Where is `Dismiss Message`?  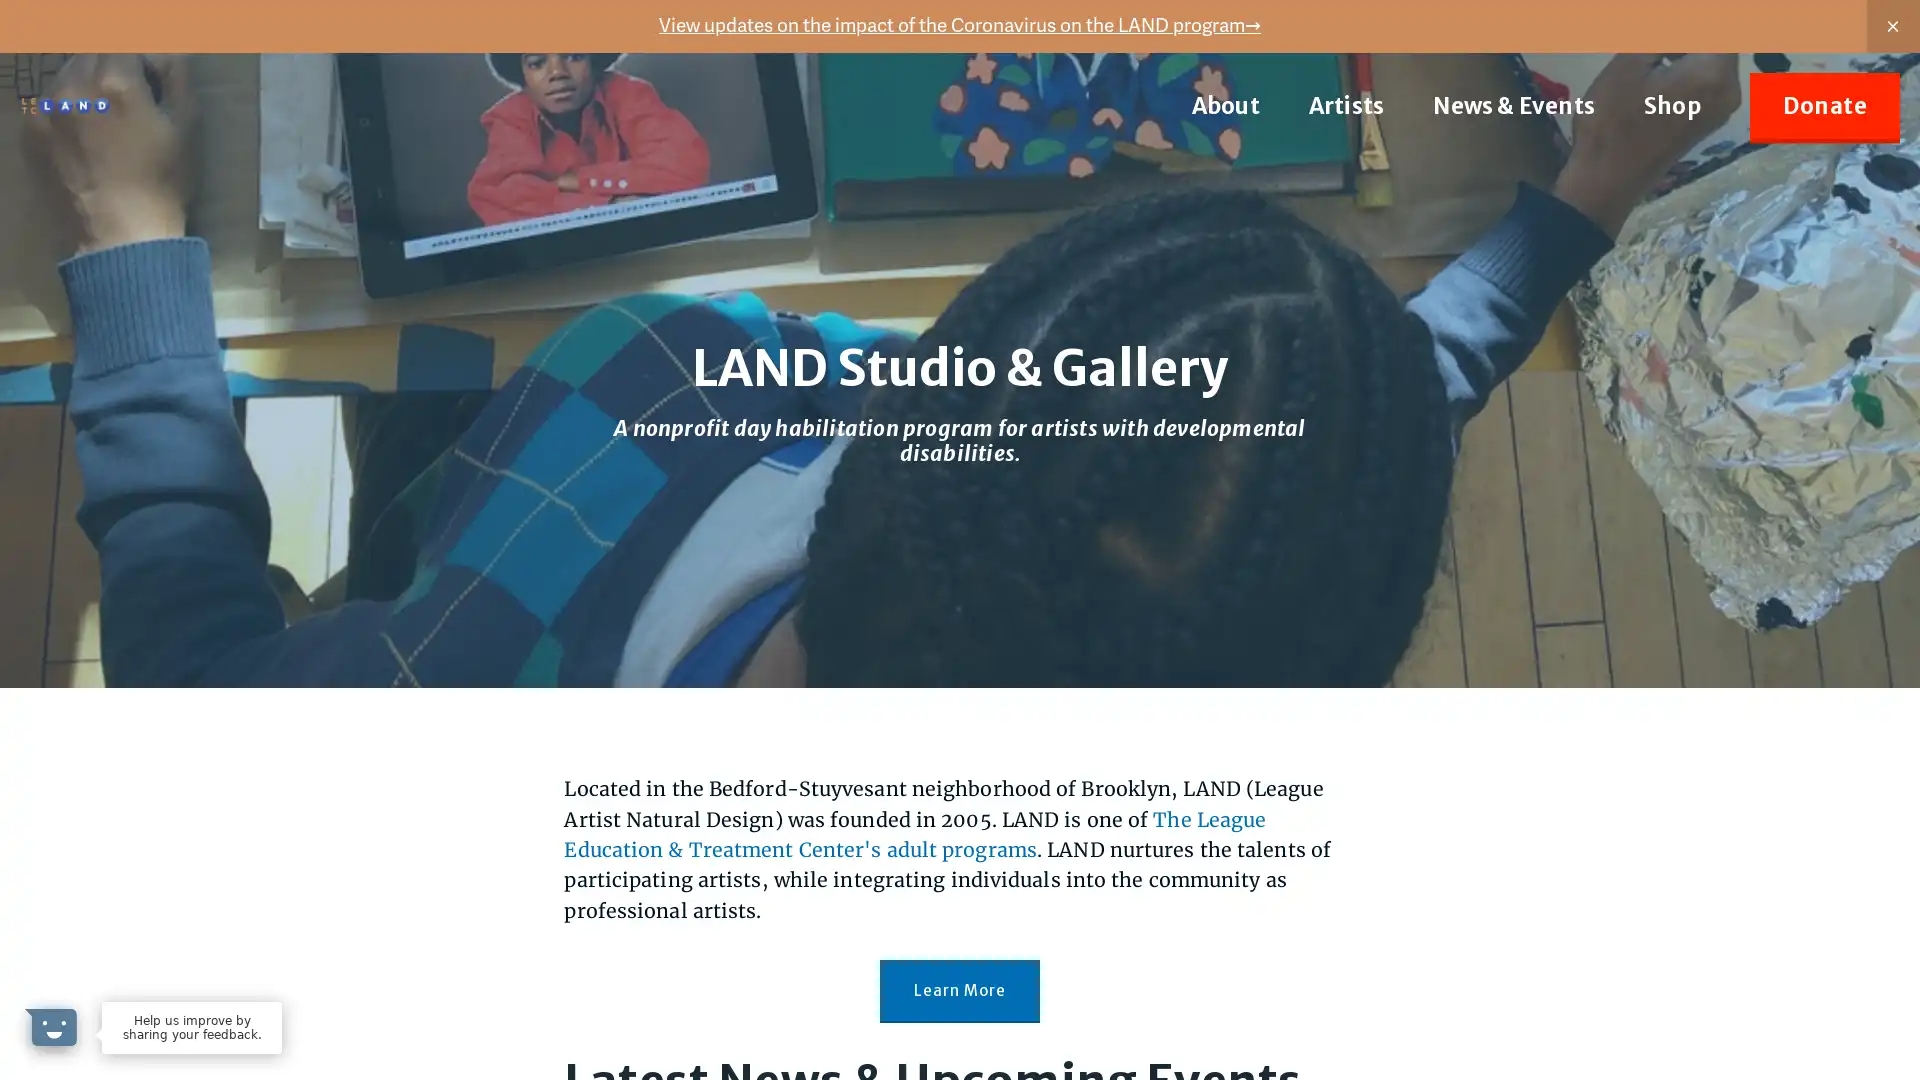
Dismiss Message is located at coordinates (279, 1003).